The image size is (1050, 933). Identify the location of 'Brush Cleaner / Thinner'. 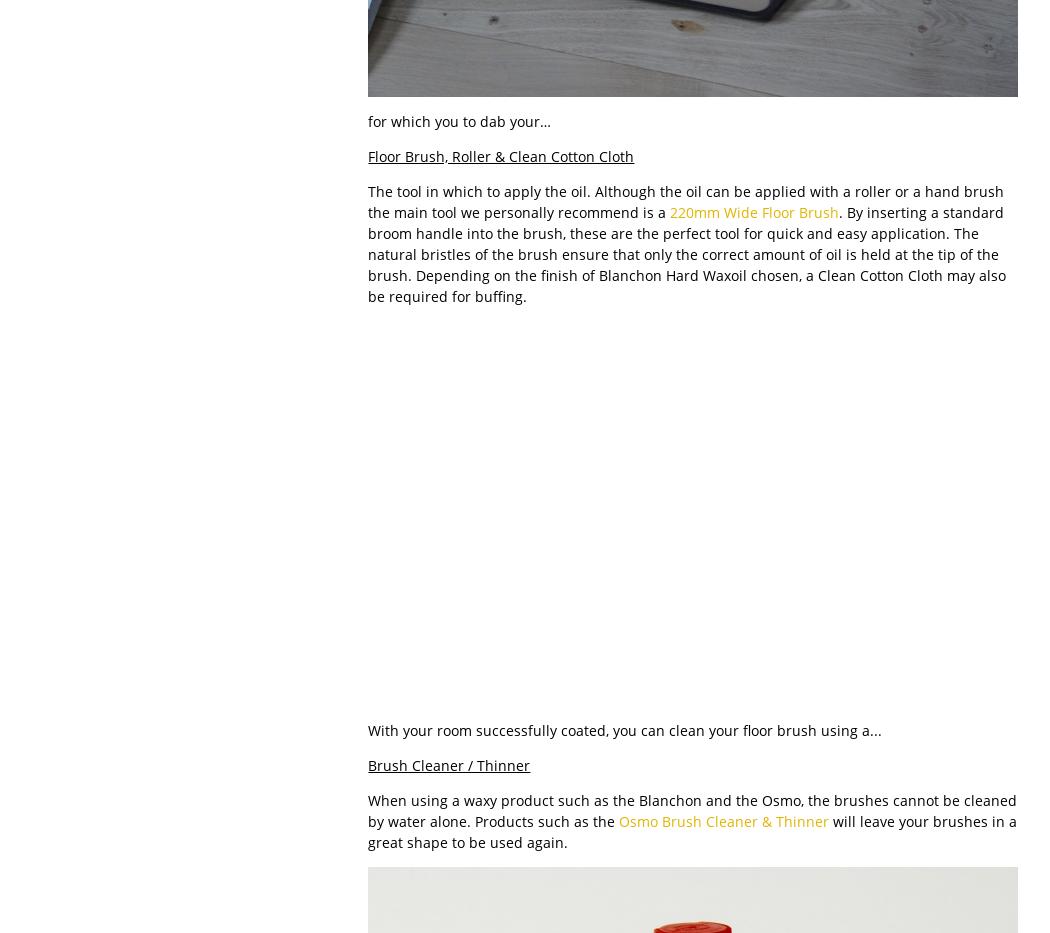
(447, 763).